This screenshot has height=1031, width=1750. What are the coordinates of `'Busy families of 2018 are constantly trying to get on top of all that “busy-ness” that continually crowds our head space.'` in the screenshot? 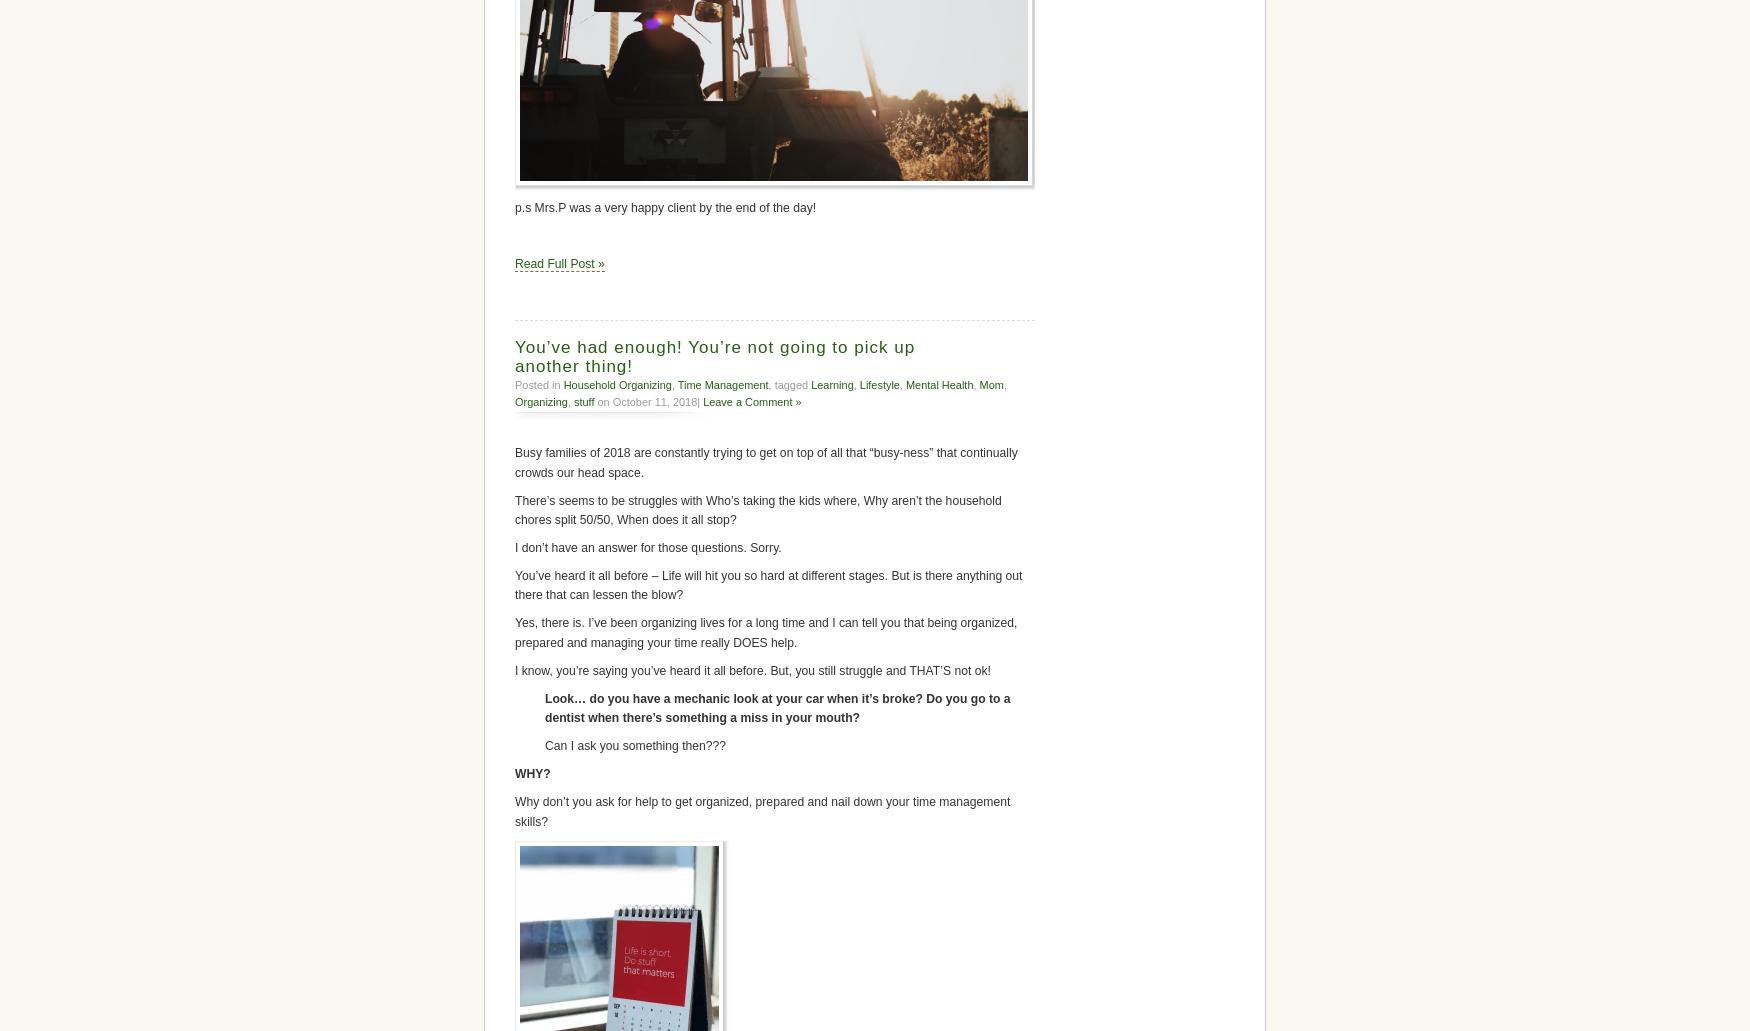 It's located at (514, 462).